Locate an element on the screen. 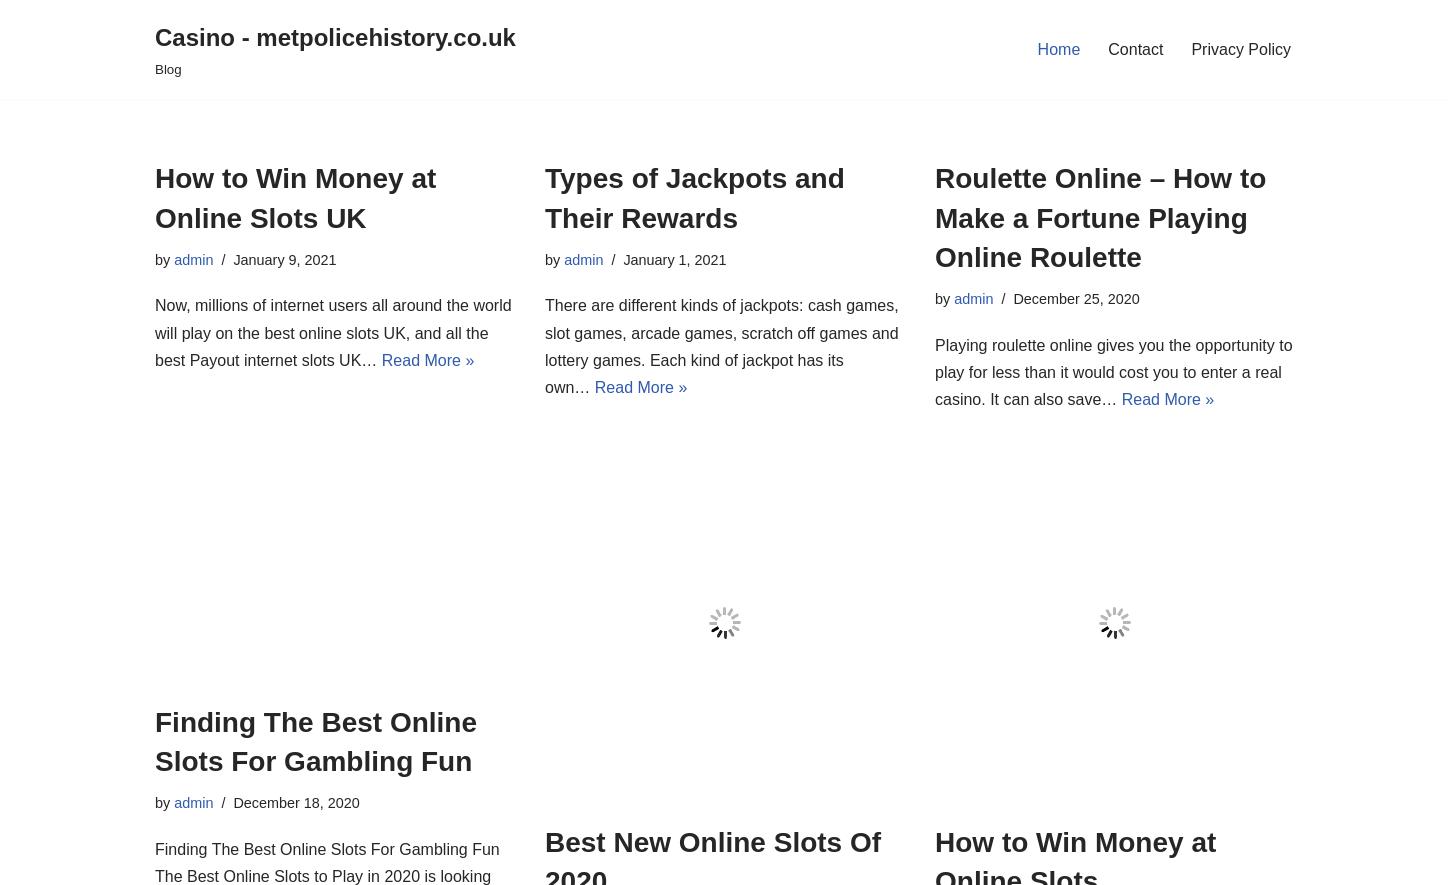 This screenshot has height=885, width=1450. 'Contact' is located at coordinates (1134, 48).